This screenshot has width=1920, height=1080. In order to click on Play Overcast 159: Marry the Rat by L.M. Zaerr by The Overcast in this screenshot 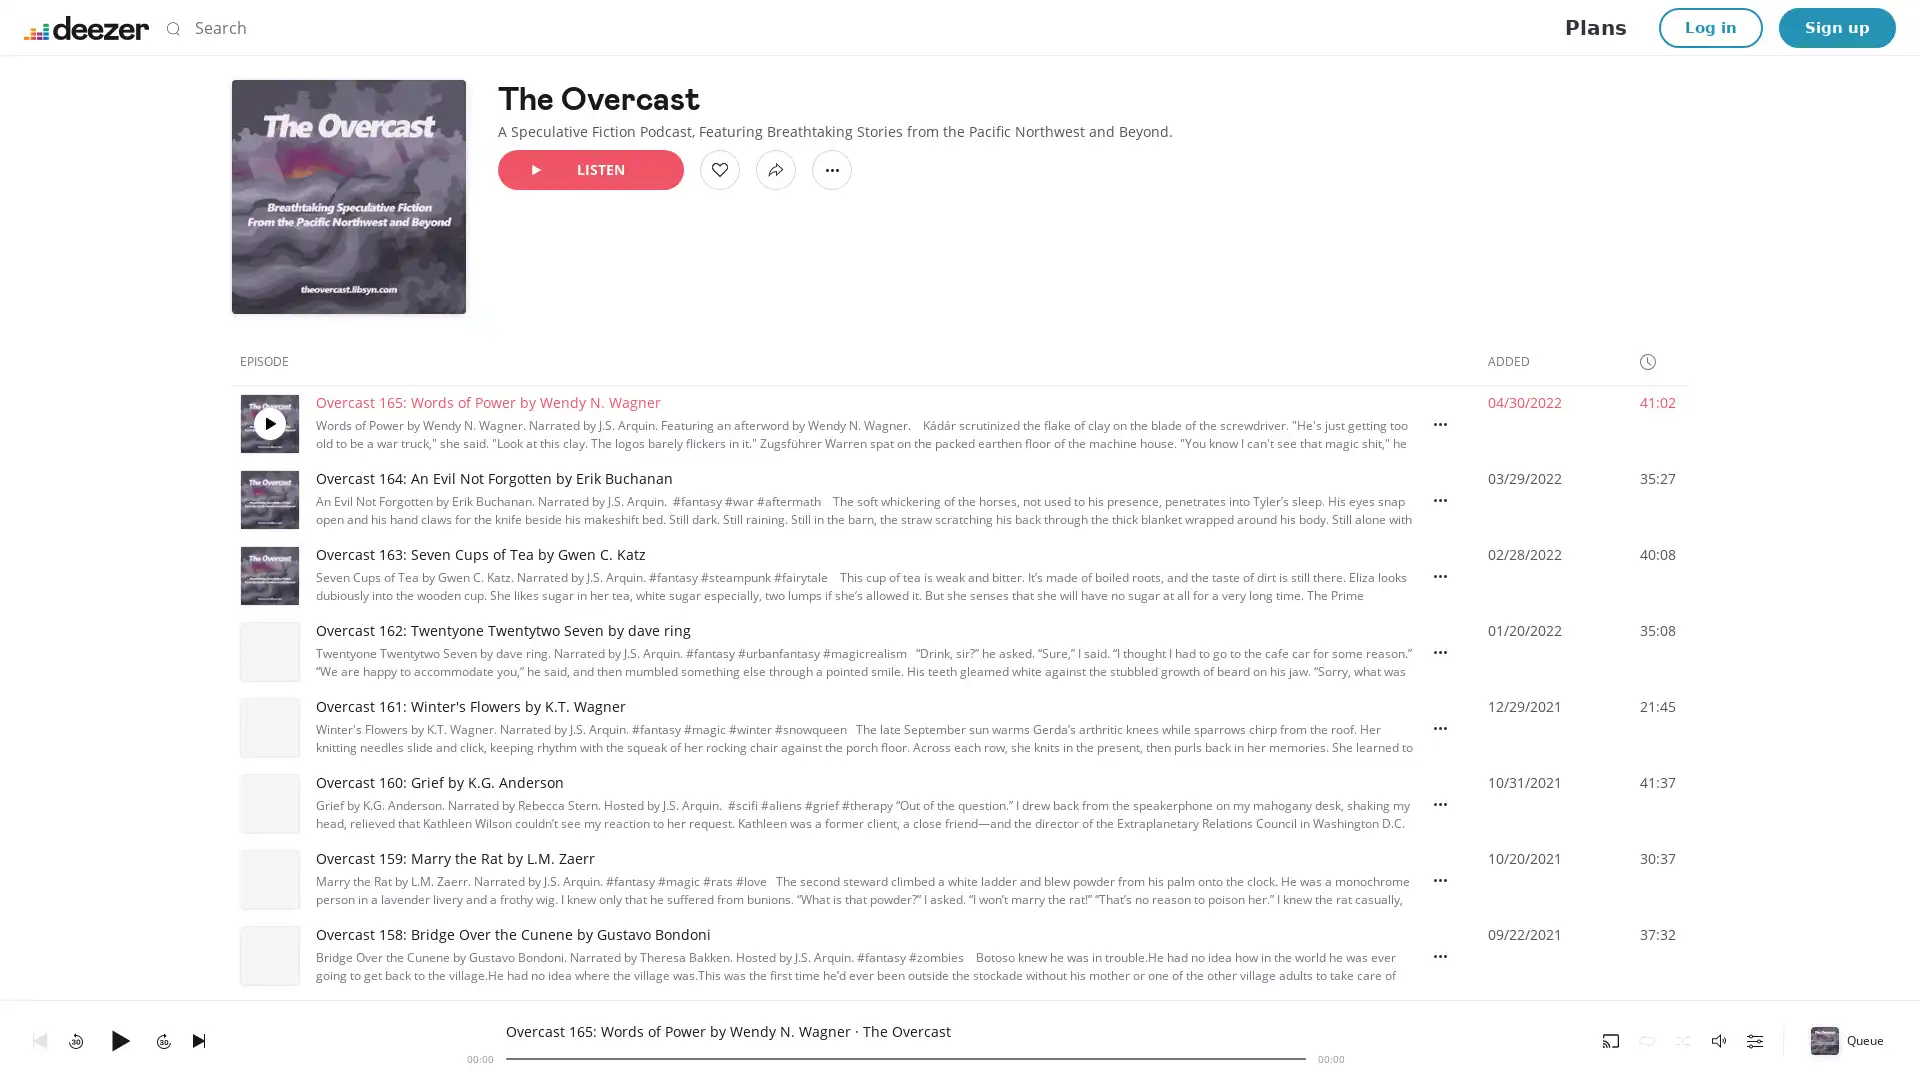, I will do `click(268, 878)`.